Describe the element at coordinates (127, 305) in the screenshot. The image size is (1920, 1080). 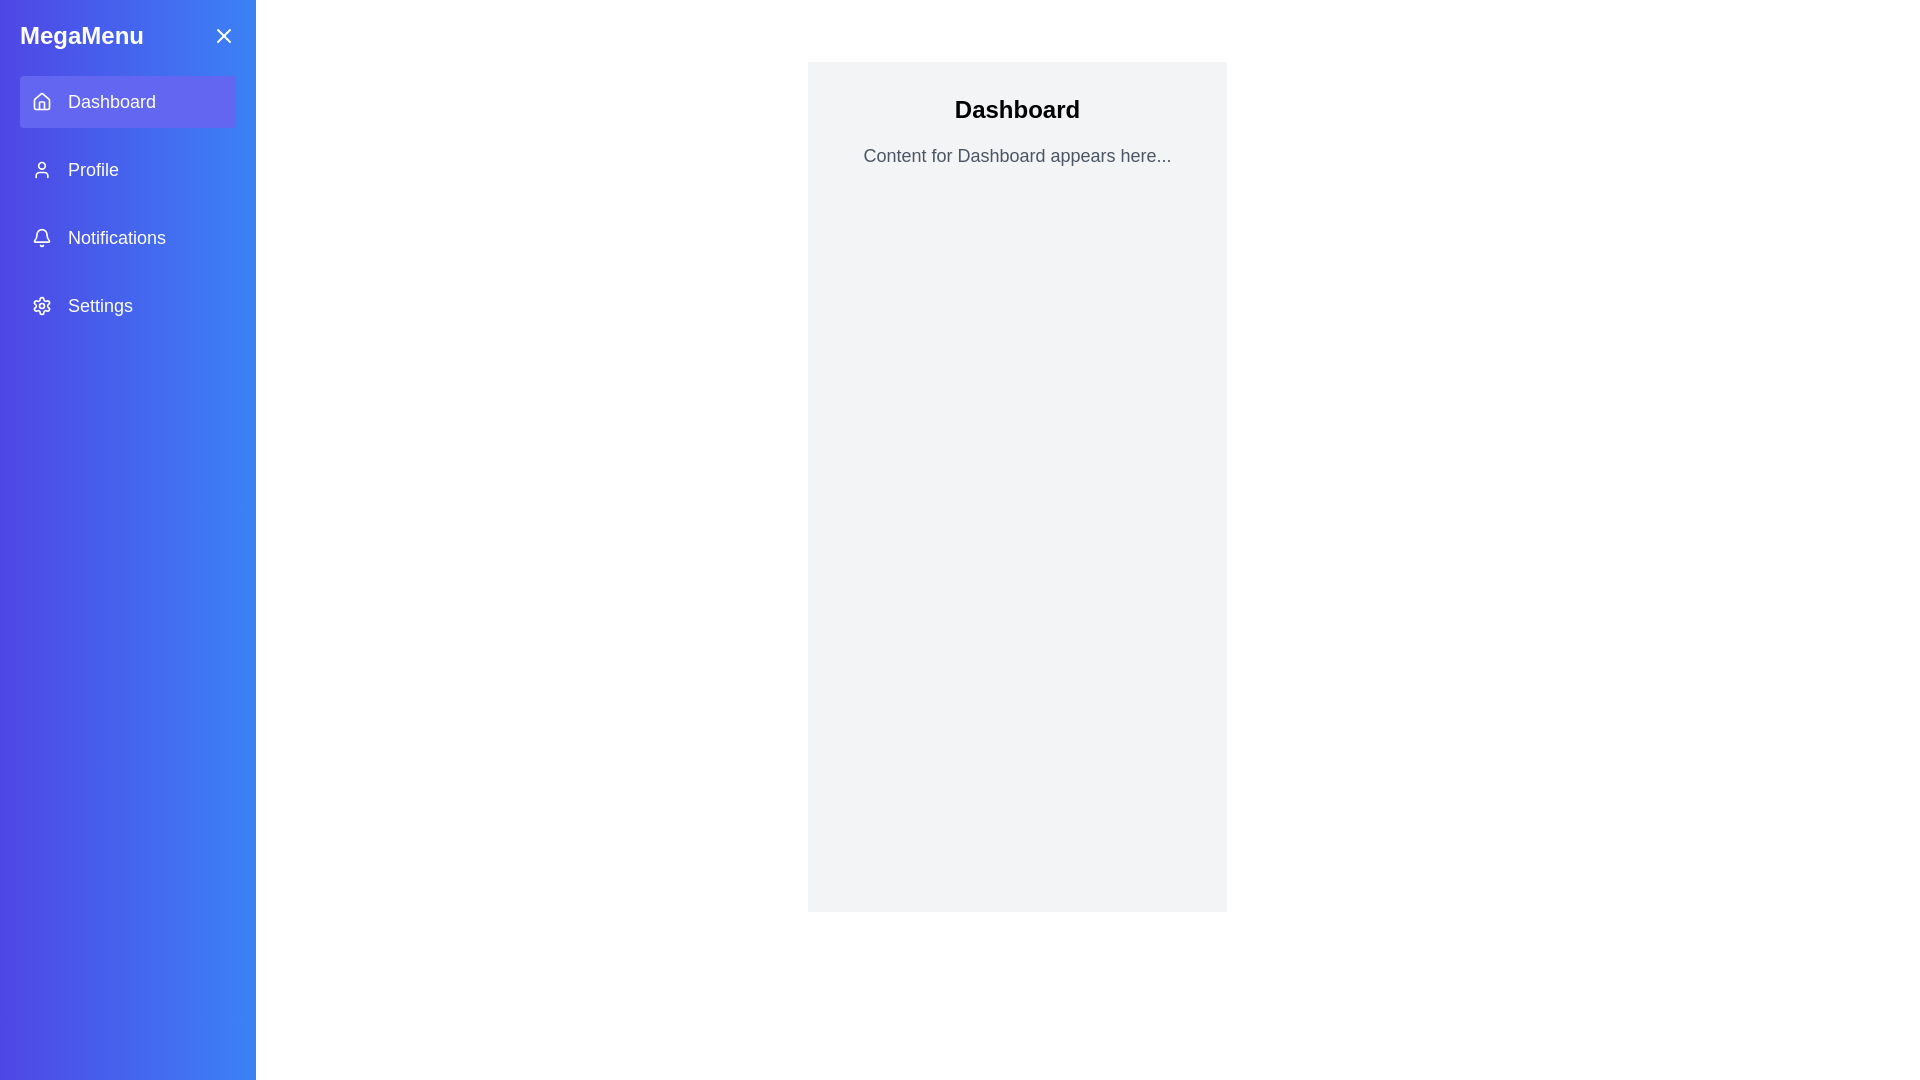
I see `the 'Settings' menu item featuring a gear icon, located in the MegaMenu sidebar, which is the fourth entry in the vertical list of menu options` at that location.